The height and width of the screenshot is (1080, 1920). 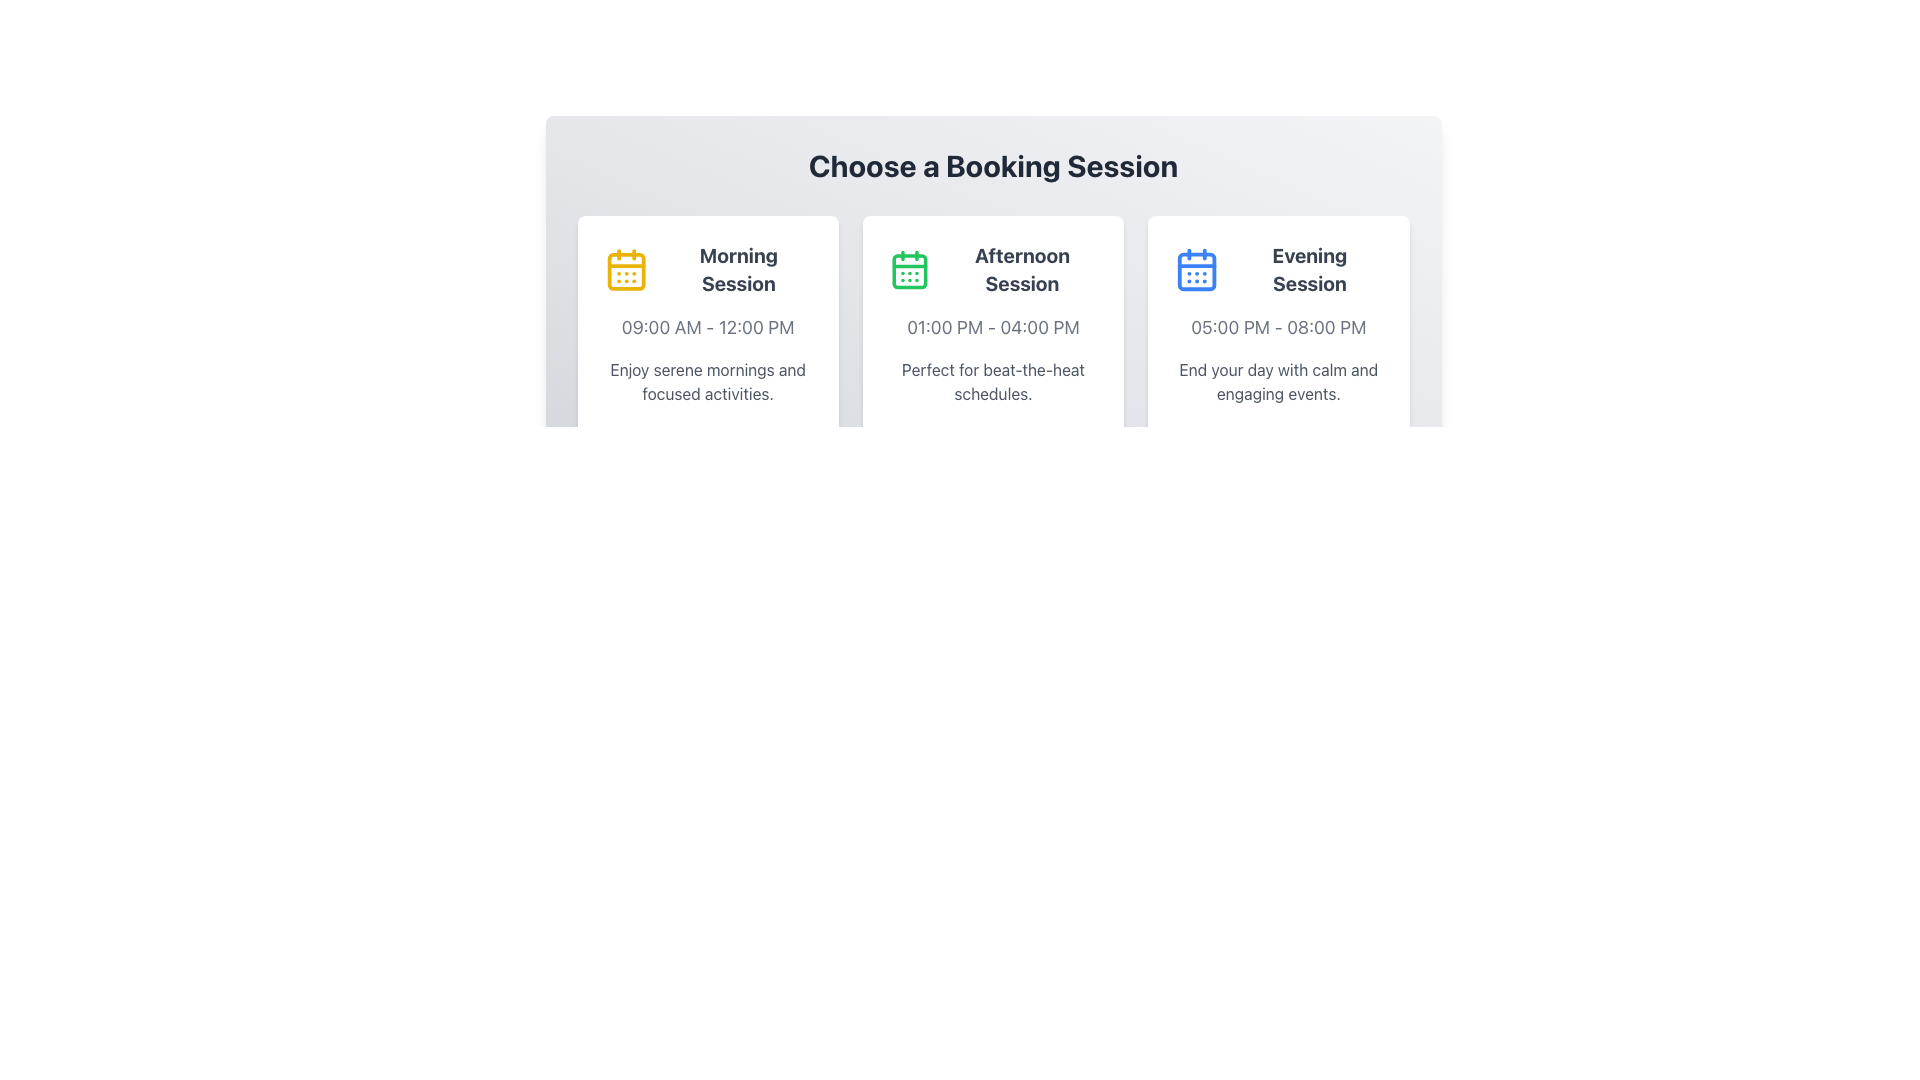 What do you see at coordinates (708, 326) in the screenshot?
I see `text label indicating the time range of the 'Morning Session' booking option located centrally in the first booking session card` at bounding box center [708, 326].